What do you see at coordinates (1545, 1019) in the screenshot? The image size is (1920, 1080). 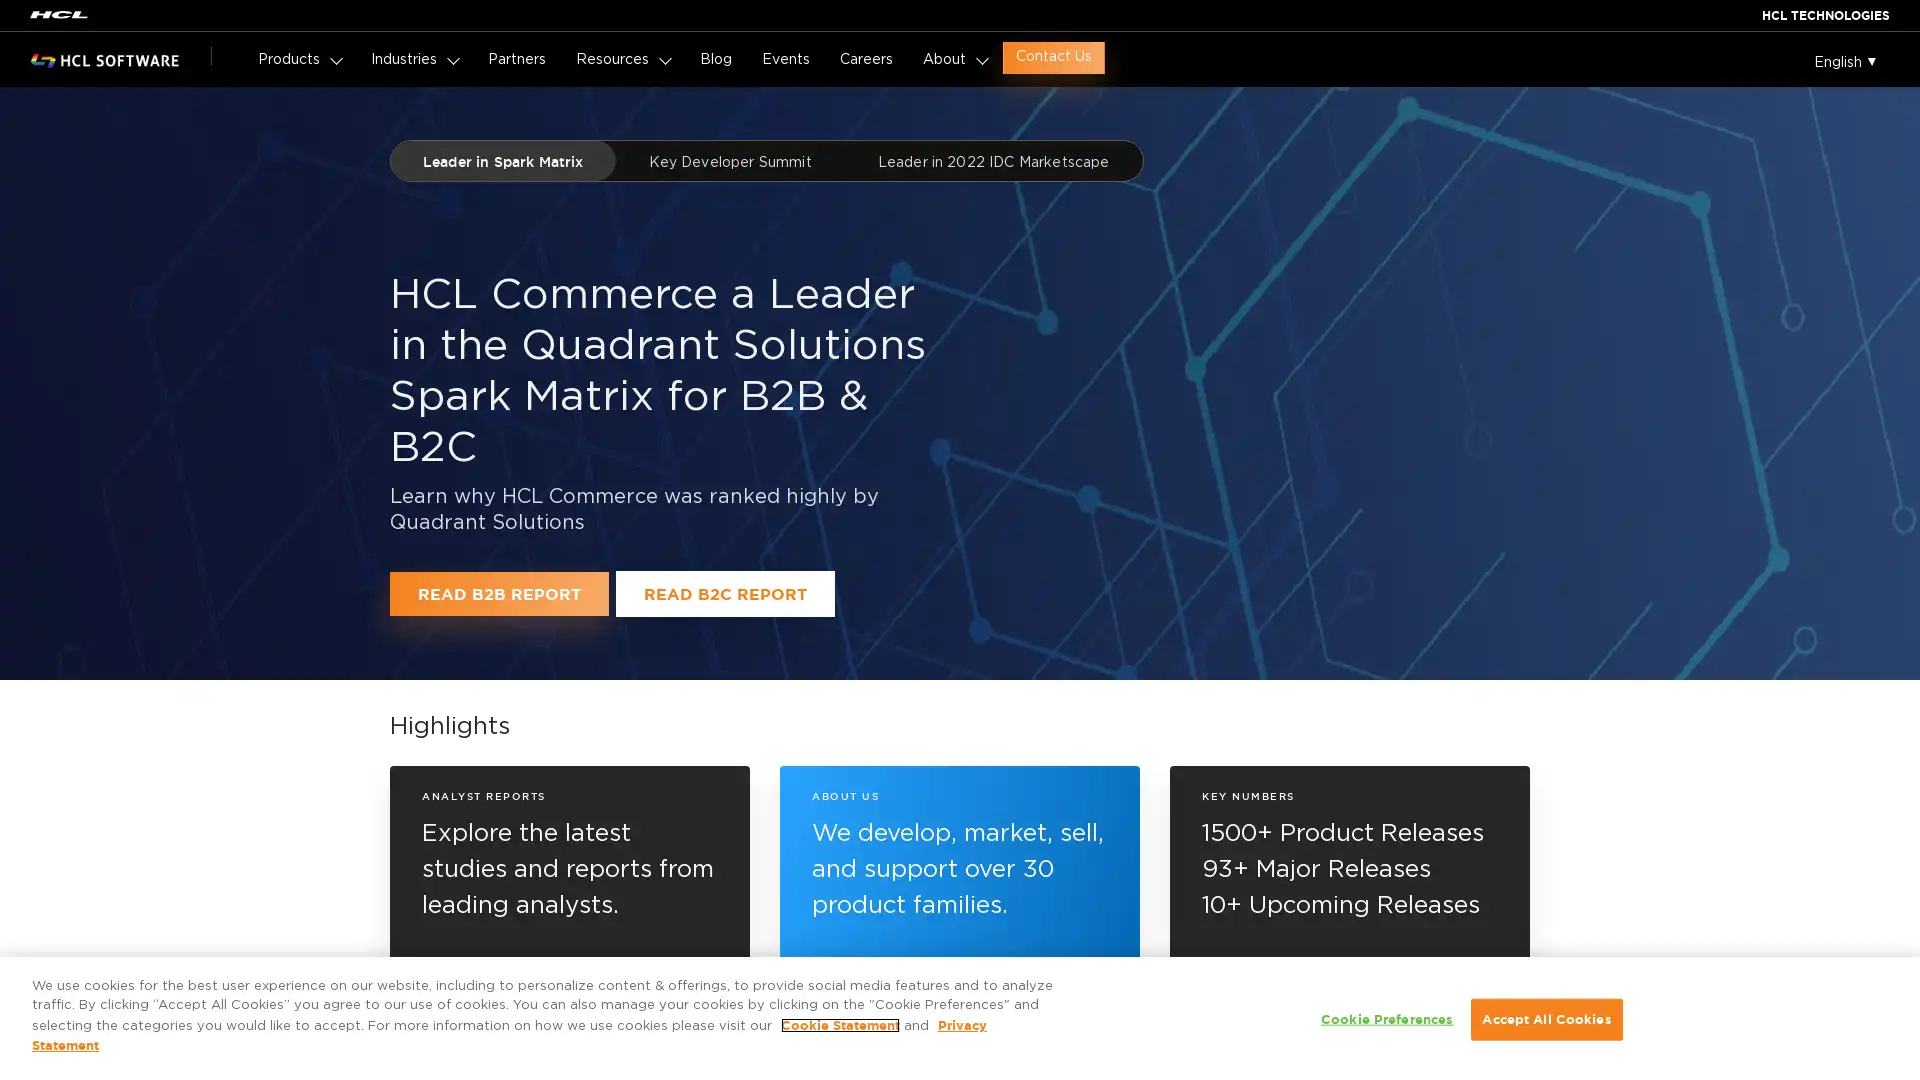 I see `Accept All Cookies` at bounding box center [1545, 1019].